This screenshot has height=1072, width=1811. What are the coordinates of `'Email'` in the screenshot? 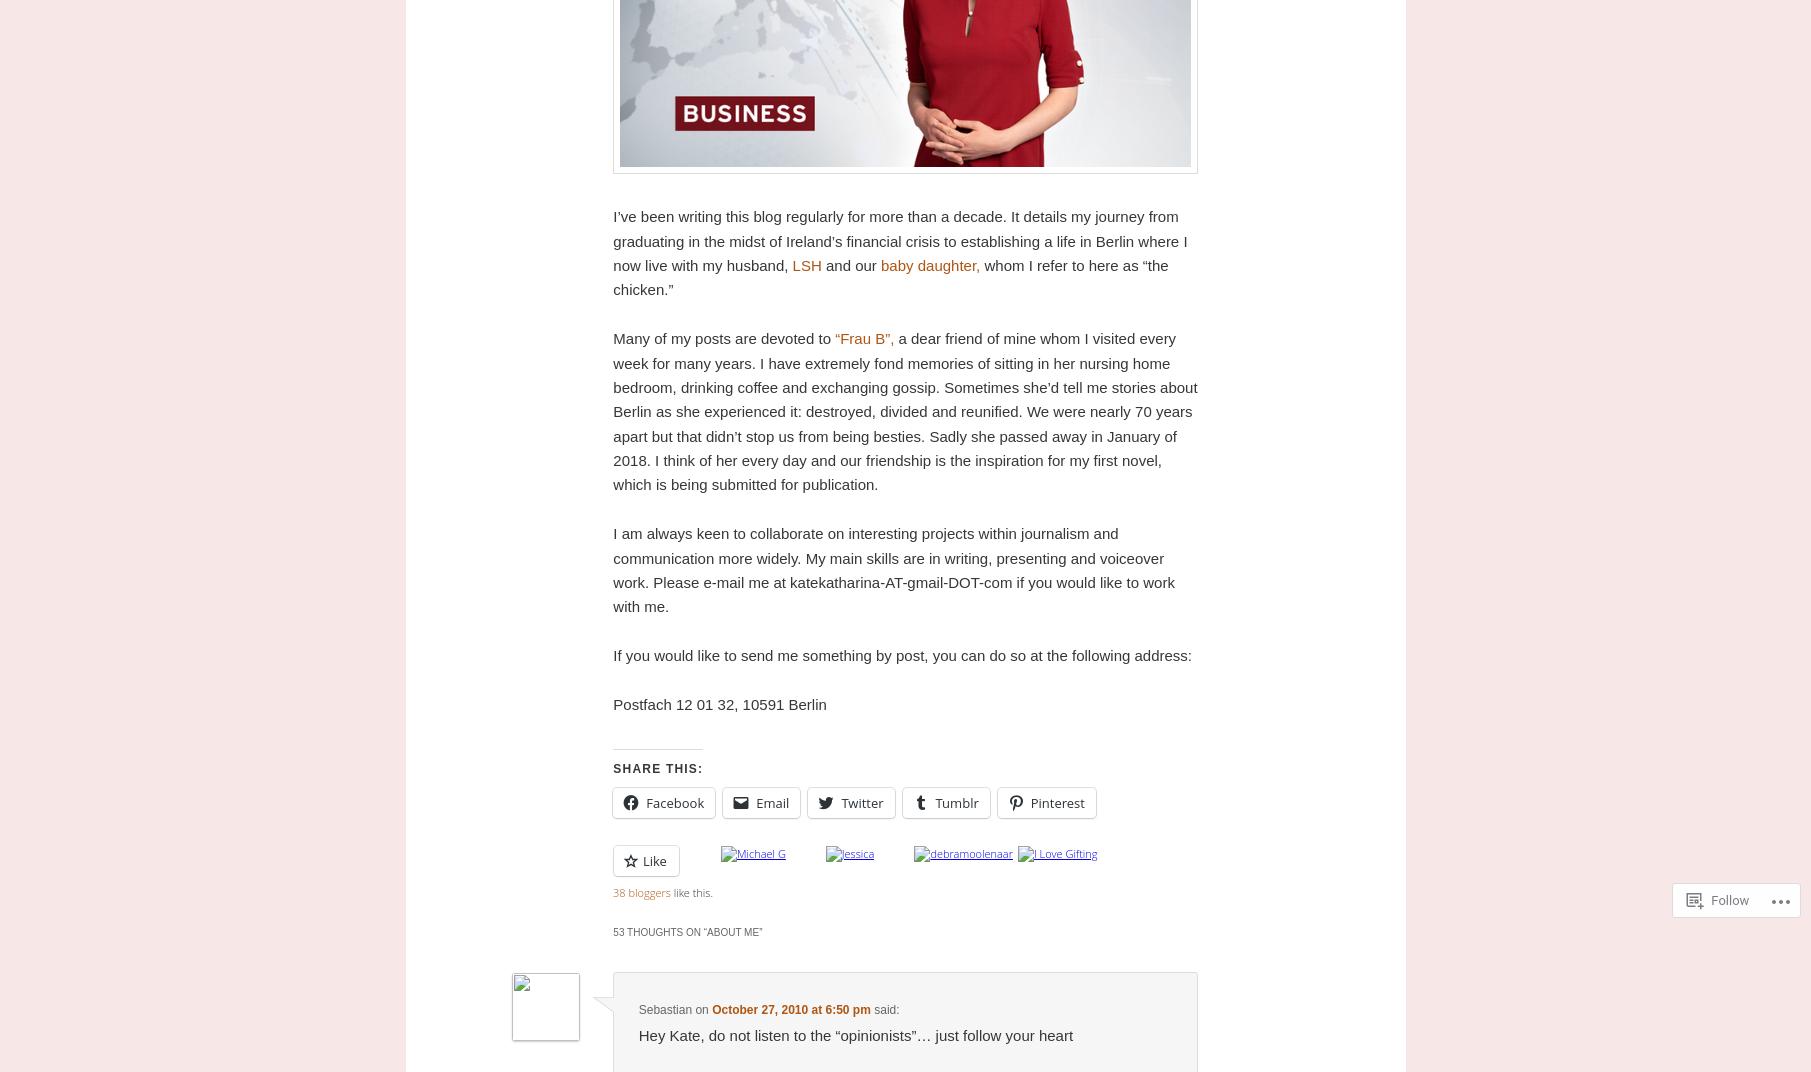 It's located at (771, 803).